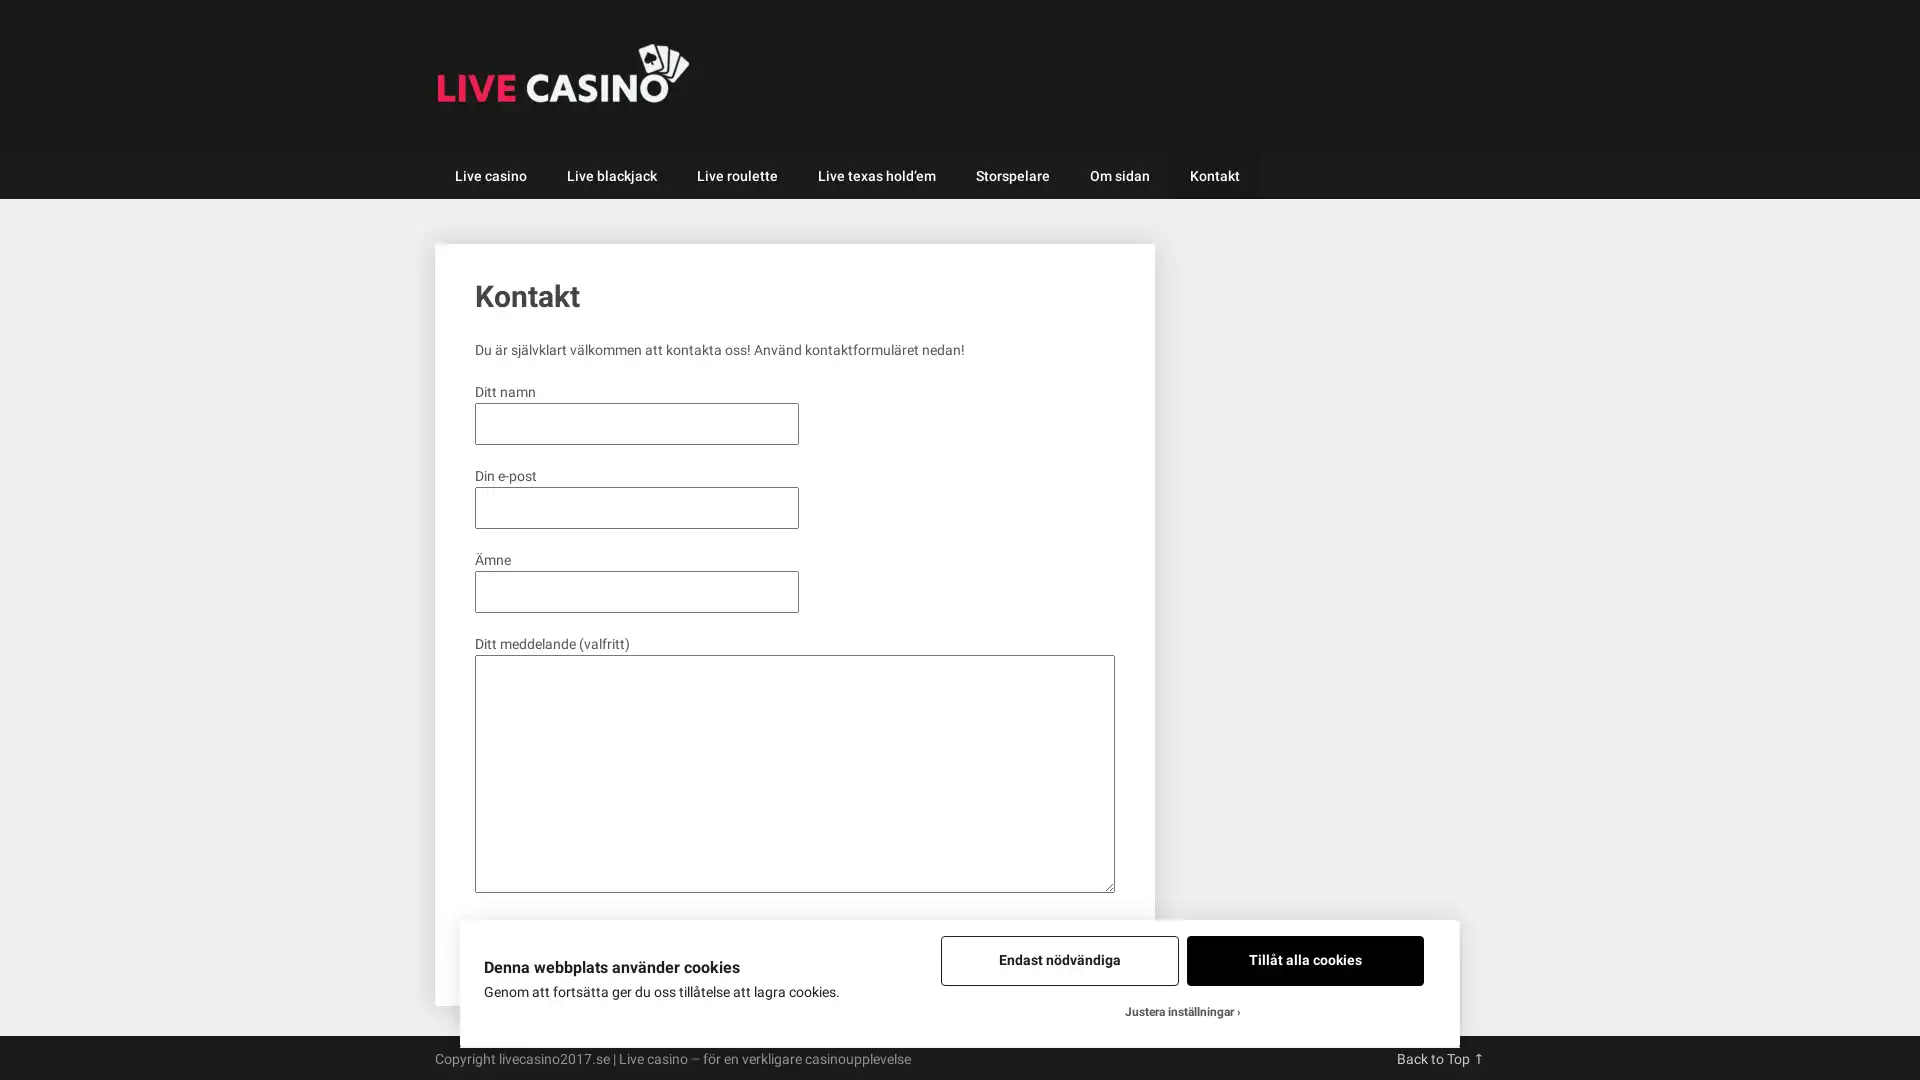 The height and width of the screenshot is (1080, 1920). Describe the element at coordinates (506, 937) in the screenshot. I see `Skicka` at that location.